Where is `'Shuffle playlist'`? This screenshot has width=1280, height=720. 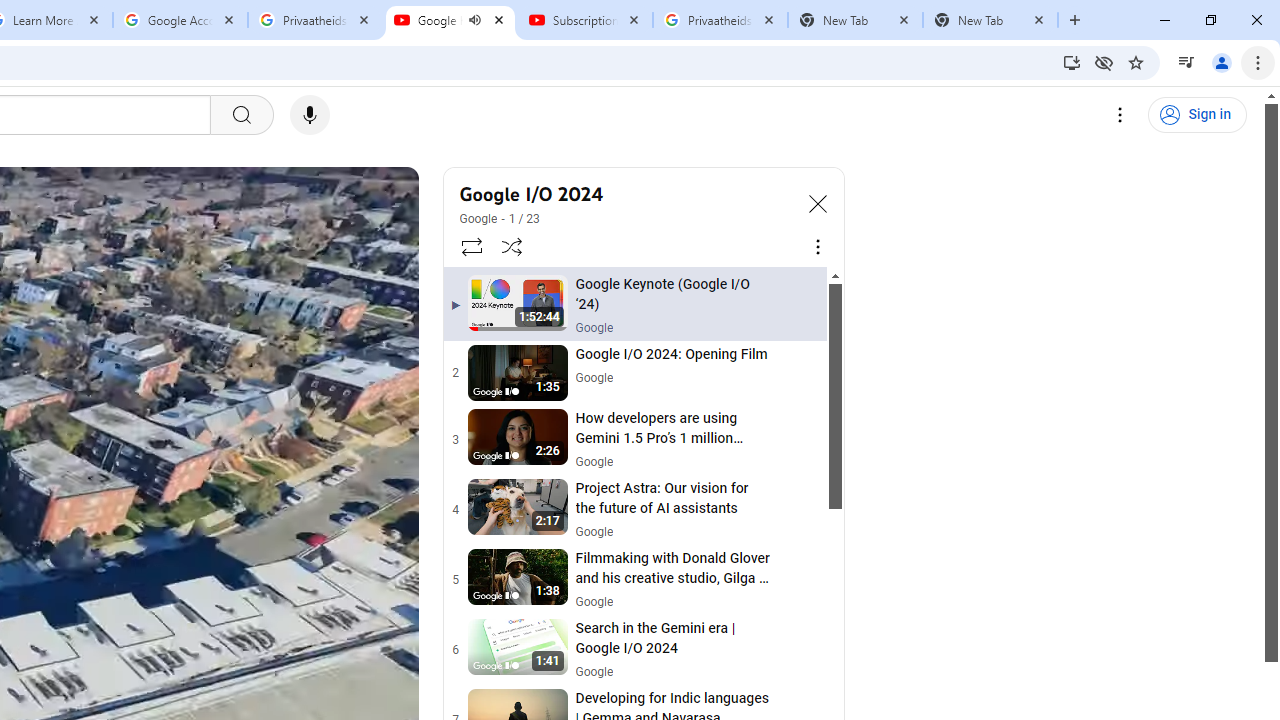 'Shuffle playlist' is located at coordinates (512, 245).